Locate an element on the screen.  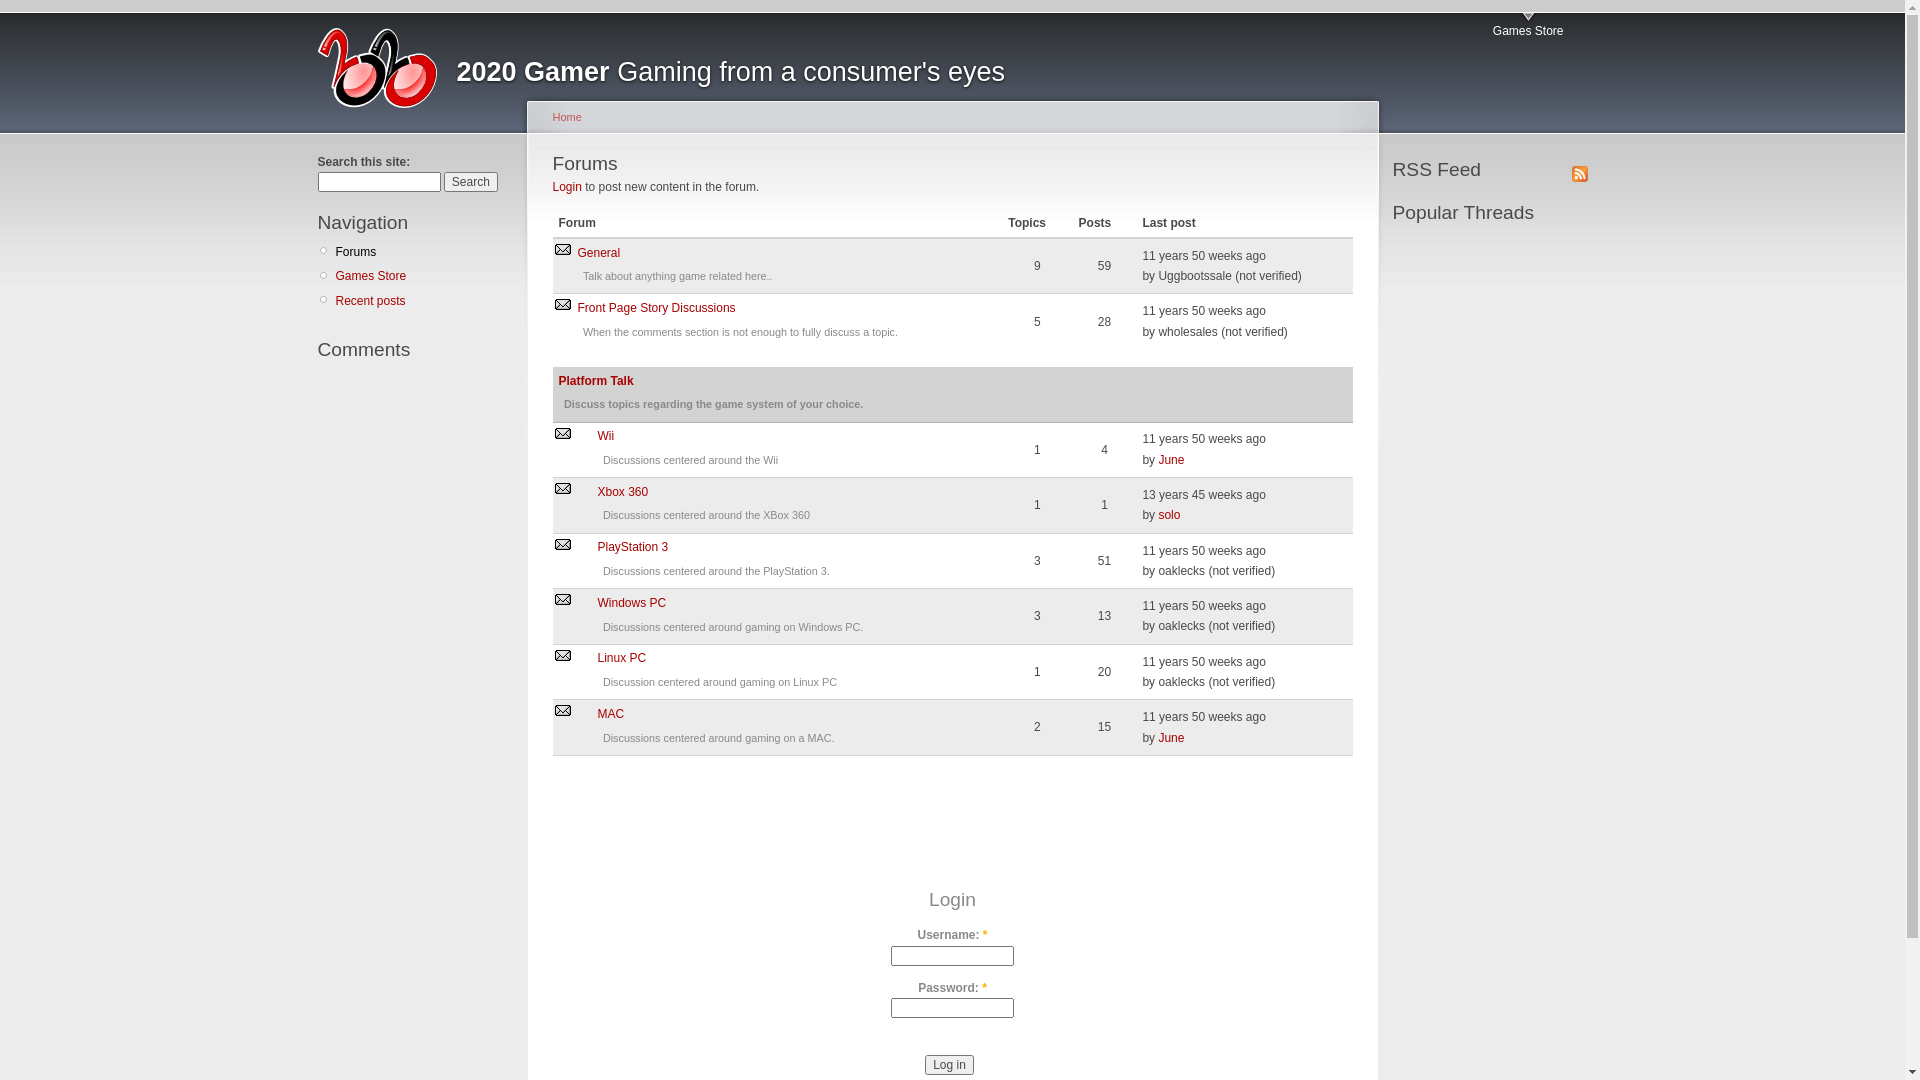
'Search' is located at coordinates (469, 181).